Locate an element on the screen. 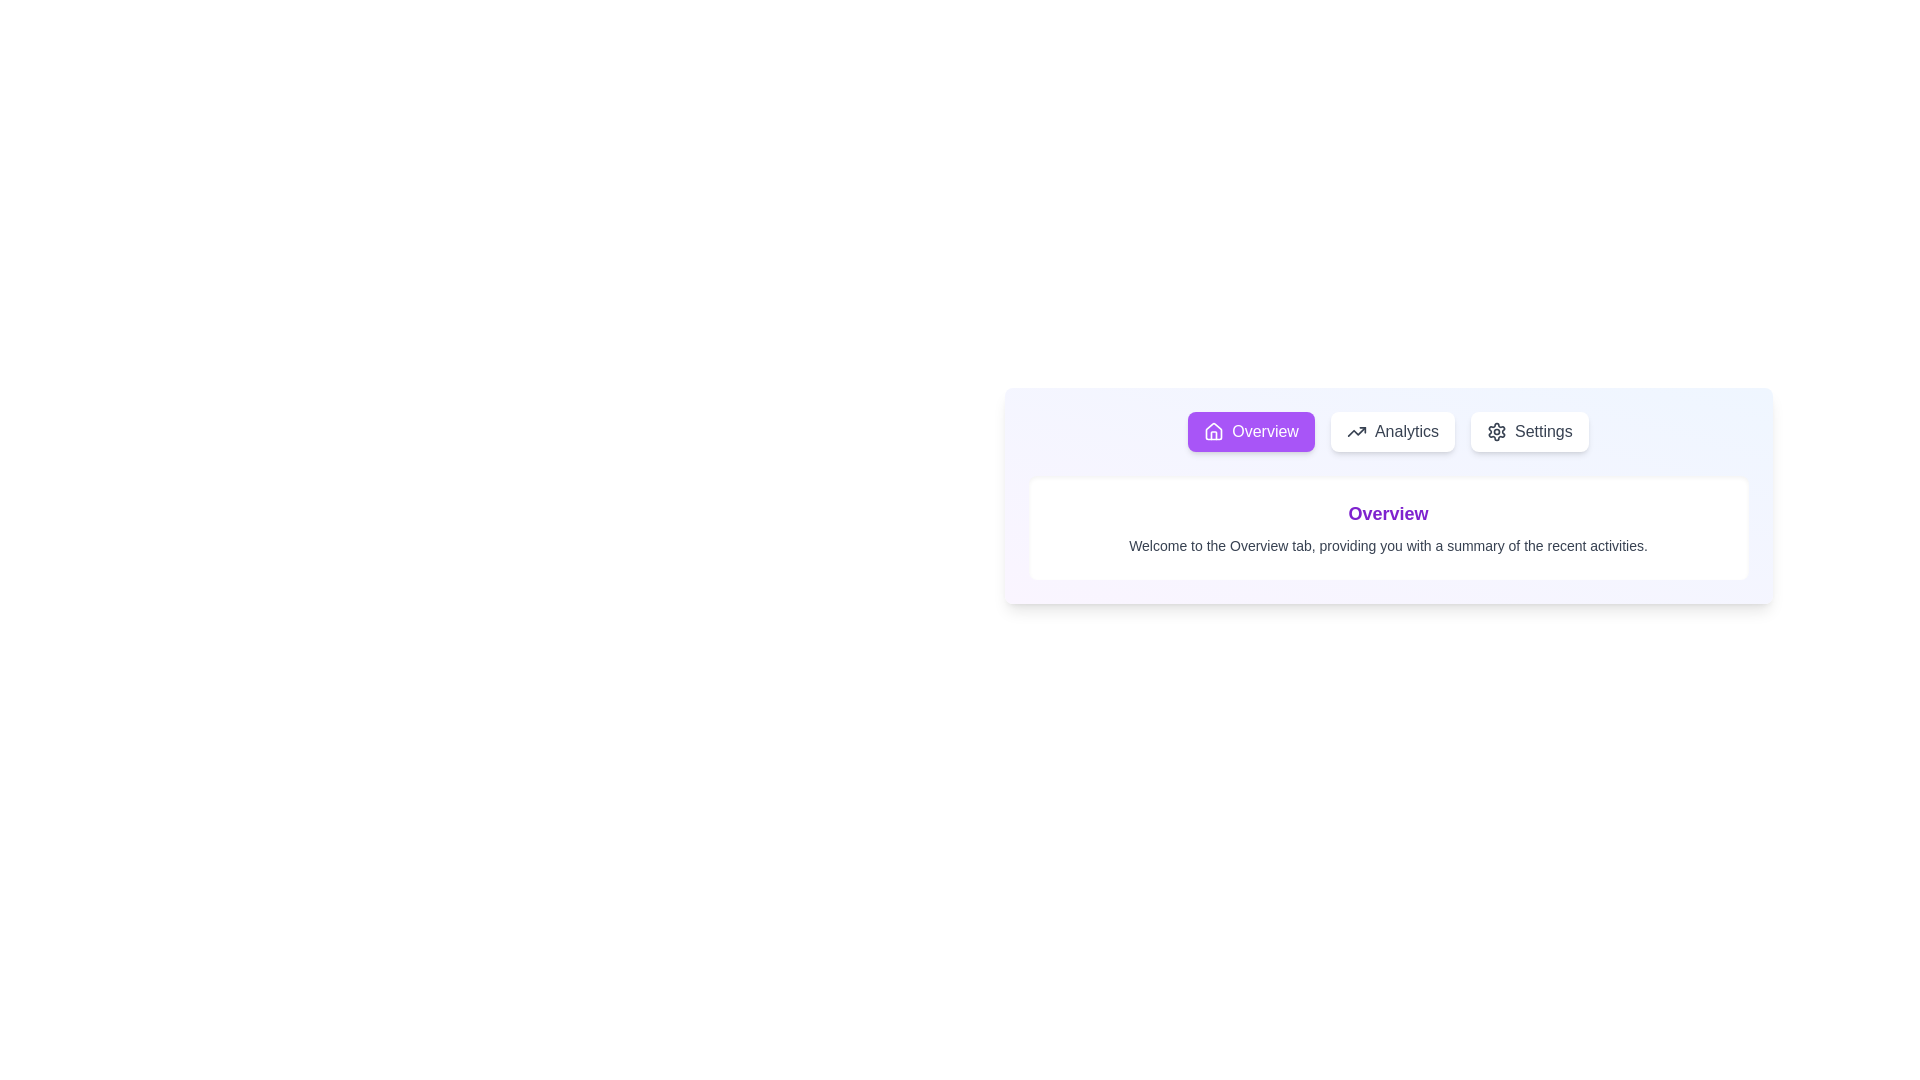 The image size is (1920, 1080). the 'Analytics' button located in the navigation bar, which is represented by the icon on its left side is located at coordinates (1356, 431).